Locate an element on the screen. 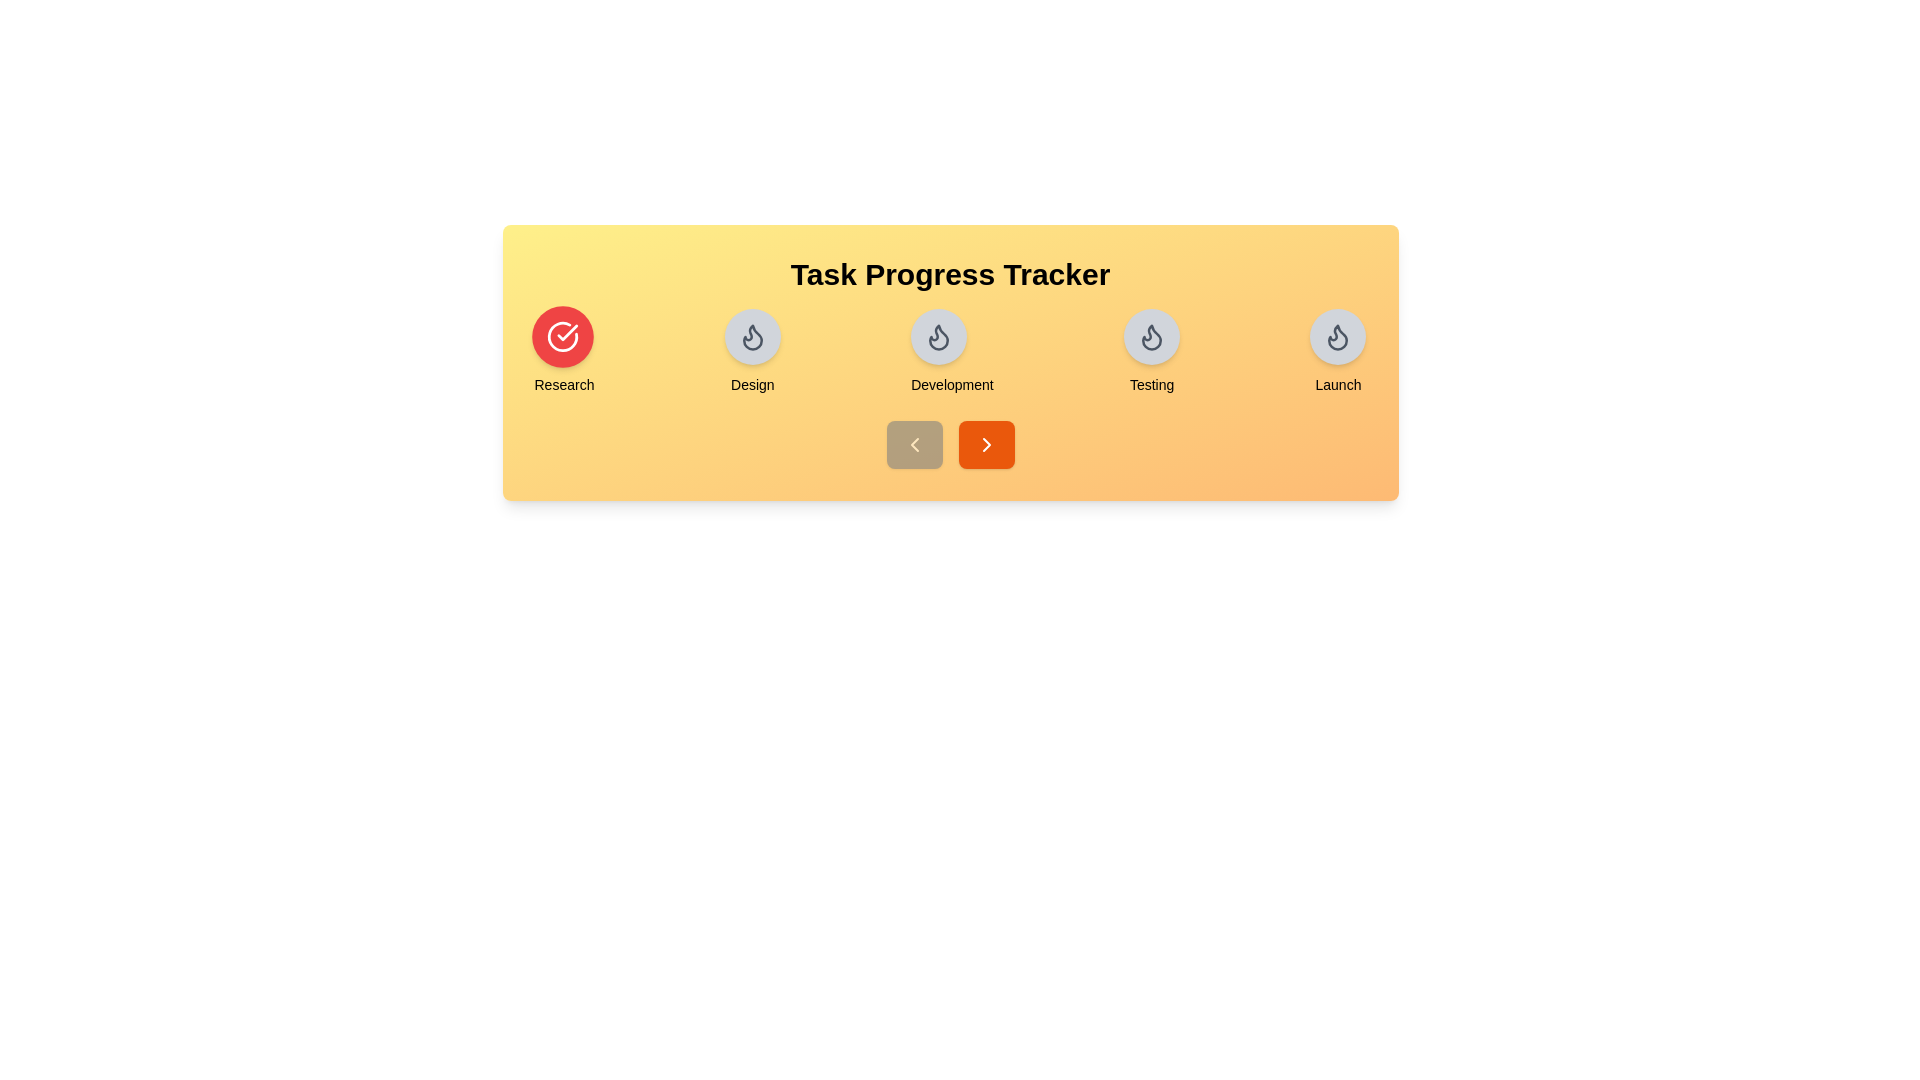  the second text label in the task progress tracker interface, which provides context for the progress stage between 'Research' and 'Development' is located at coordinates (751, 385).